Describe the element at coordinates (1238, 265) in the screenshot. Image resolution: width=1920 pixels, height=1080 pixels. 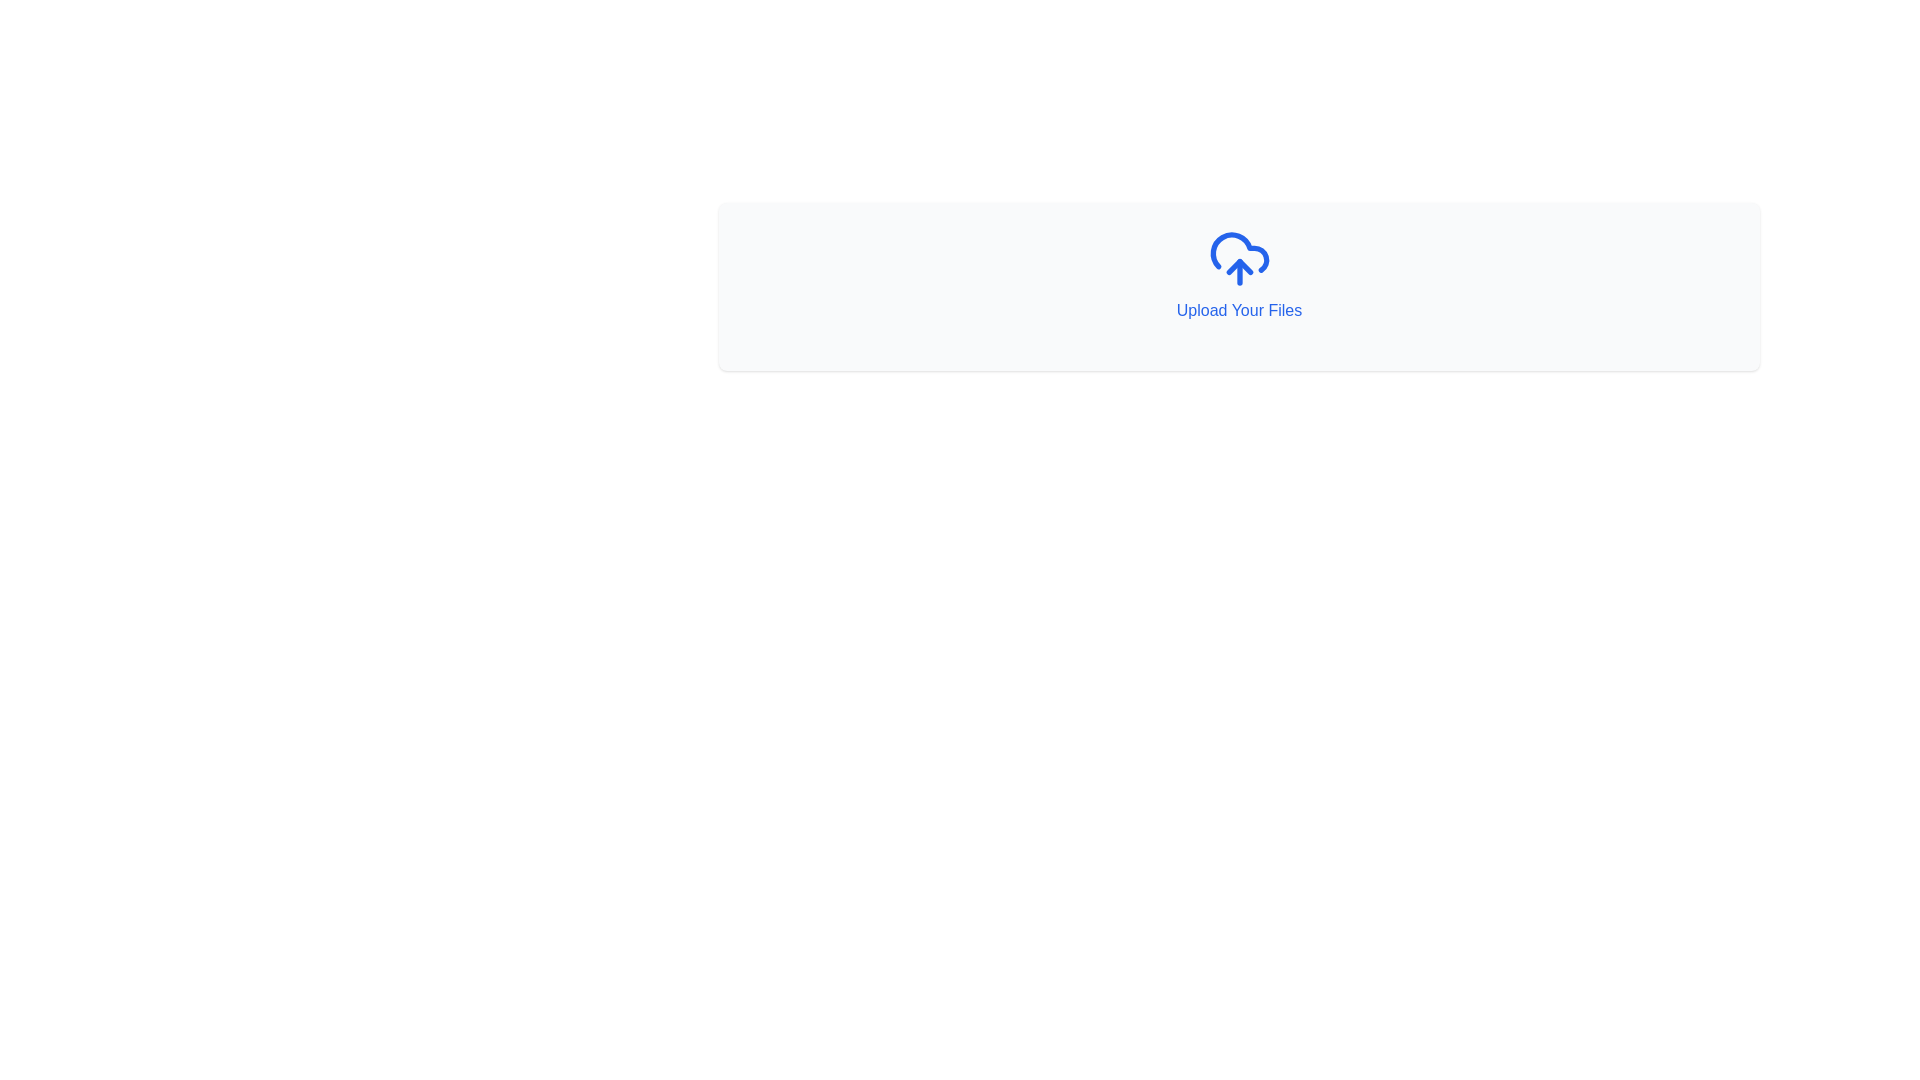
I see `the blue triangular icon located centrally within the cloud-shaped graphic in the upload interface` at that location.